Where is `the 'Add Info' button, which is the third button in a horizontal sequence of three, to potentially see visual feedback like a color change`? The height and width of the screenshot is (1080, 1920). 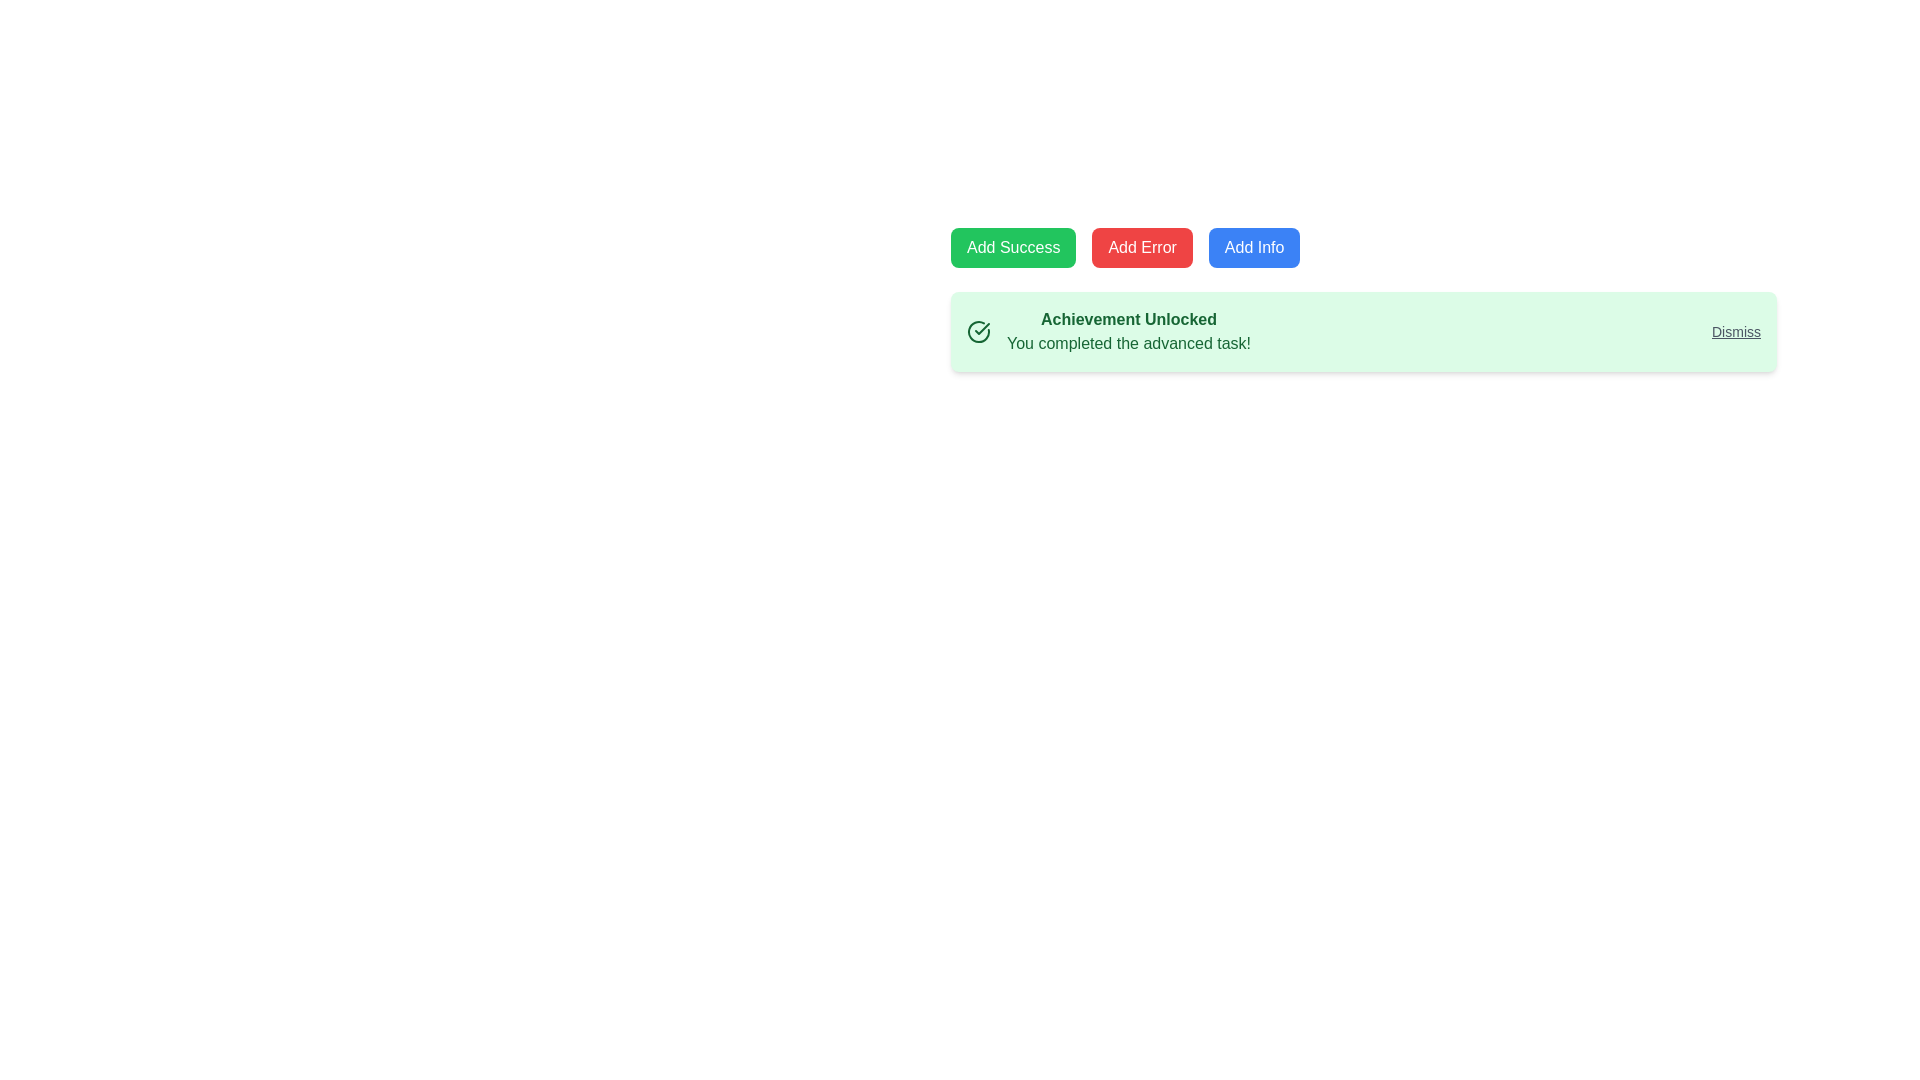
the 'Add Info' button, which is the third button in a horizontal sequence of three, to potentially see visual feedback like a color change is located at coordinates (1253, 246).